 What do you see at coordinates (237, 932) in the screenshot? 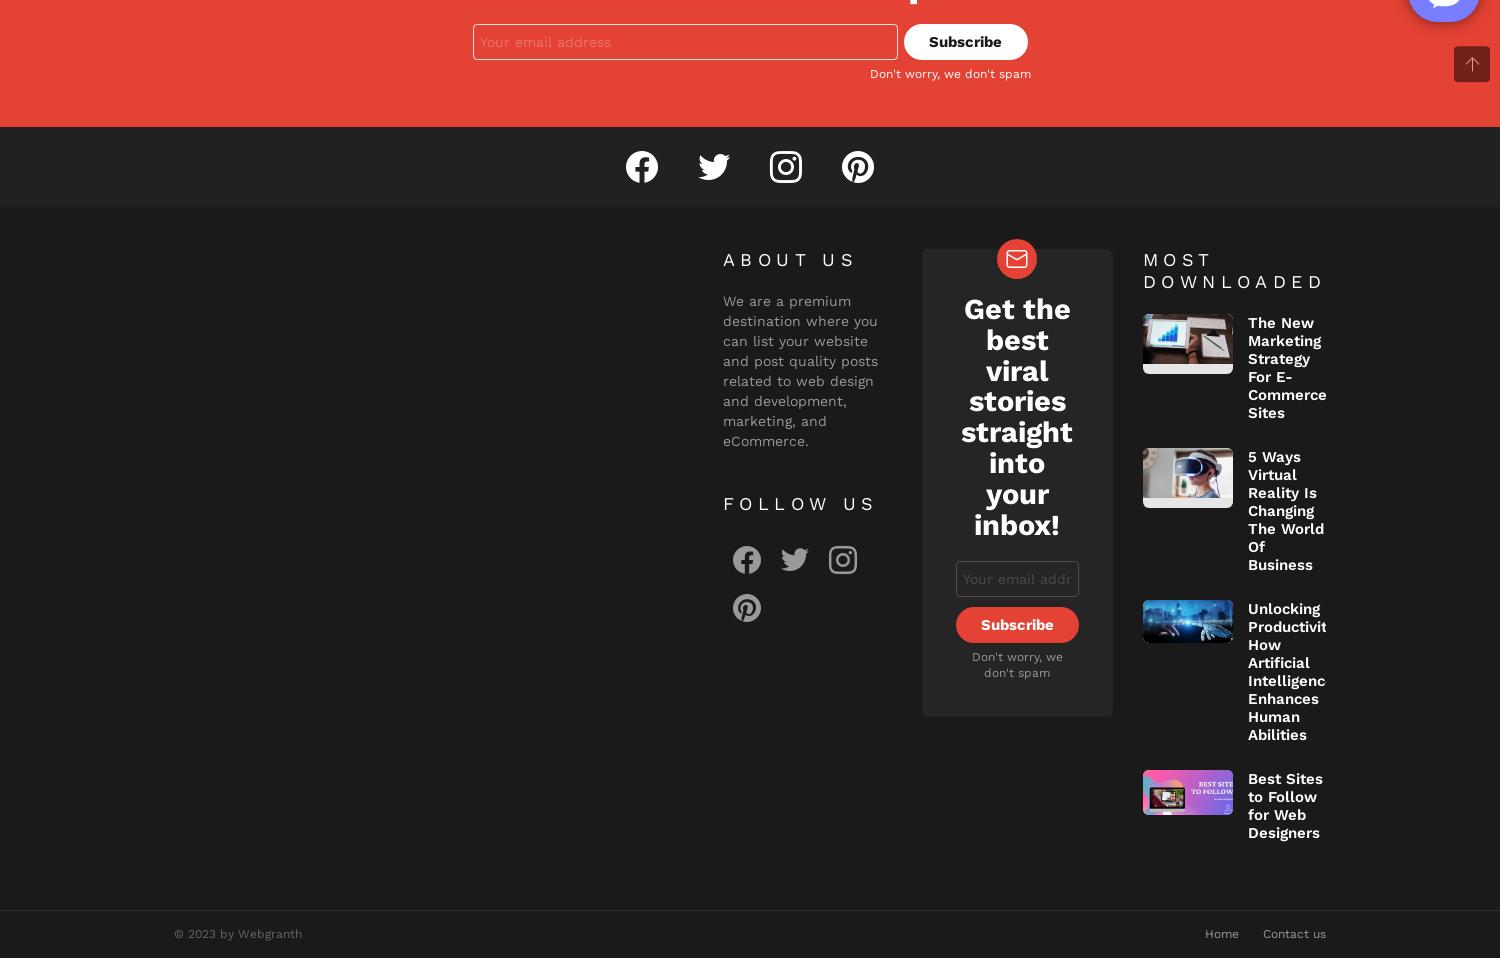
I see `'© 2023 by Webgranth'` at bounding box center [237, 932].